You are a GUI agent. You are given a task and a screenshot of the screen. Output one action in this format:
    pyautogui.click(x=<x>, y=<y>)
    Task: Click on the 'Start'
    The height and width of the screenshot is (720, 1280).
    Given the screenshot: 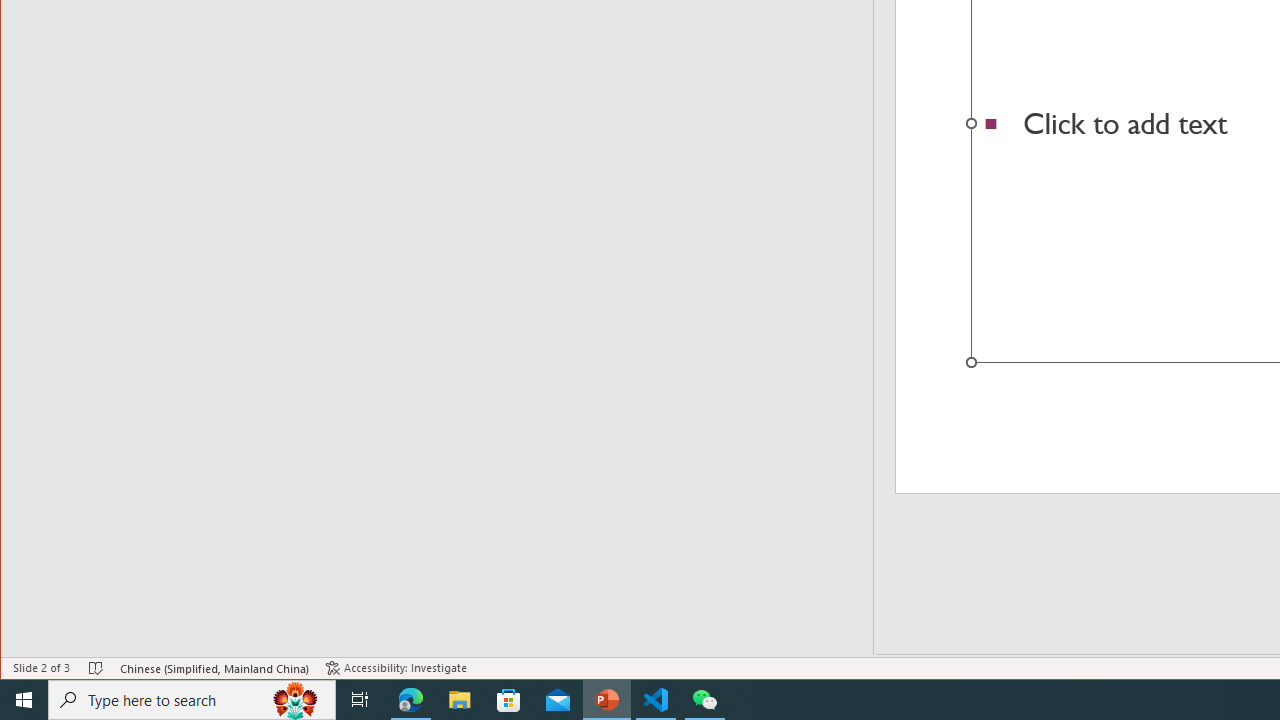 What is the action you would take?
    pyautogui.click(x=24, y=698)
    